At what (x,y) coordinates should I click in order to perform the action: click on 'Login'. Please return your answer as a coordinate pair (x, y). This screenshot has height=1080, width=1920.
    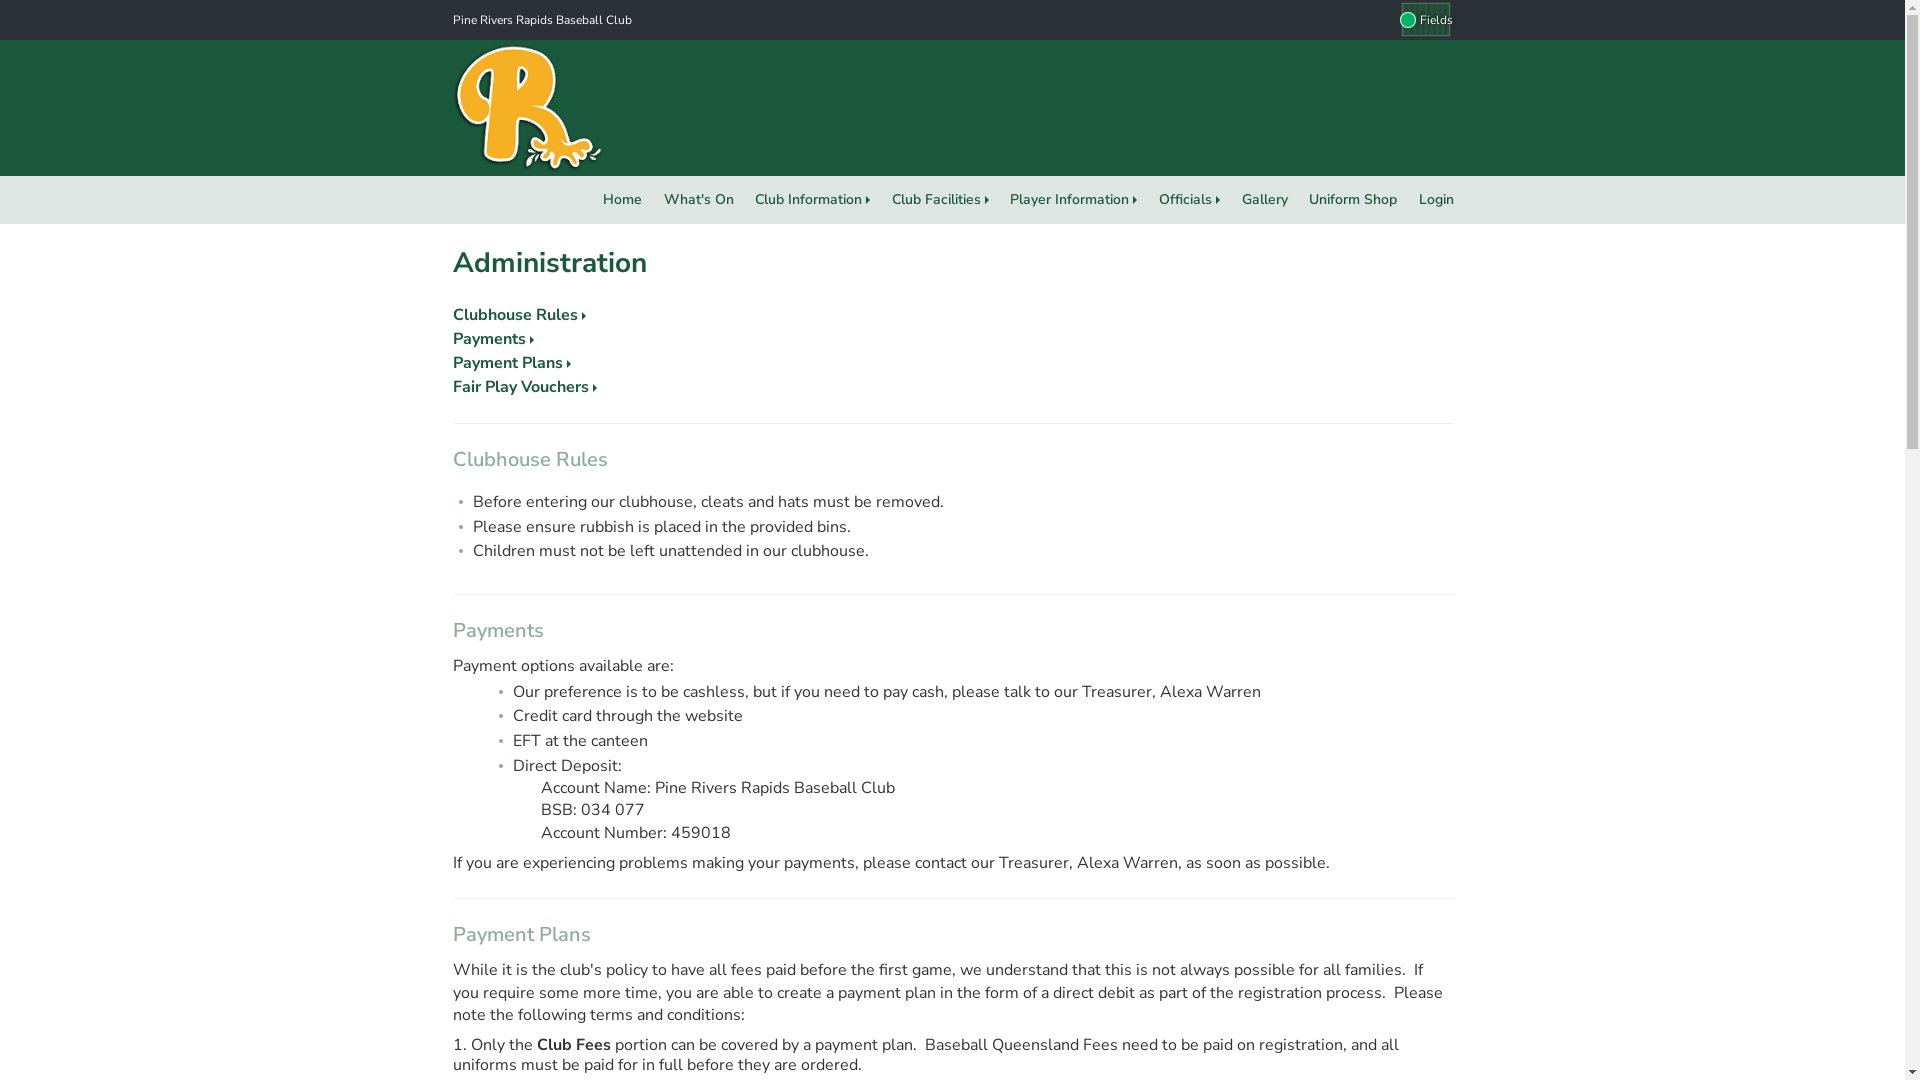
    Looking at the image, I should click on (1435, 200).